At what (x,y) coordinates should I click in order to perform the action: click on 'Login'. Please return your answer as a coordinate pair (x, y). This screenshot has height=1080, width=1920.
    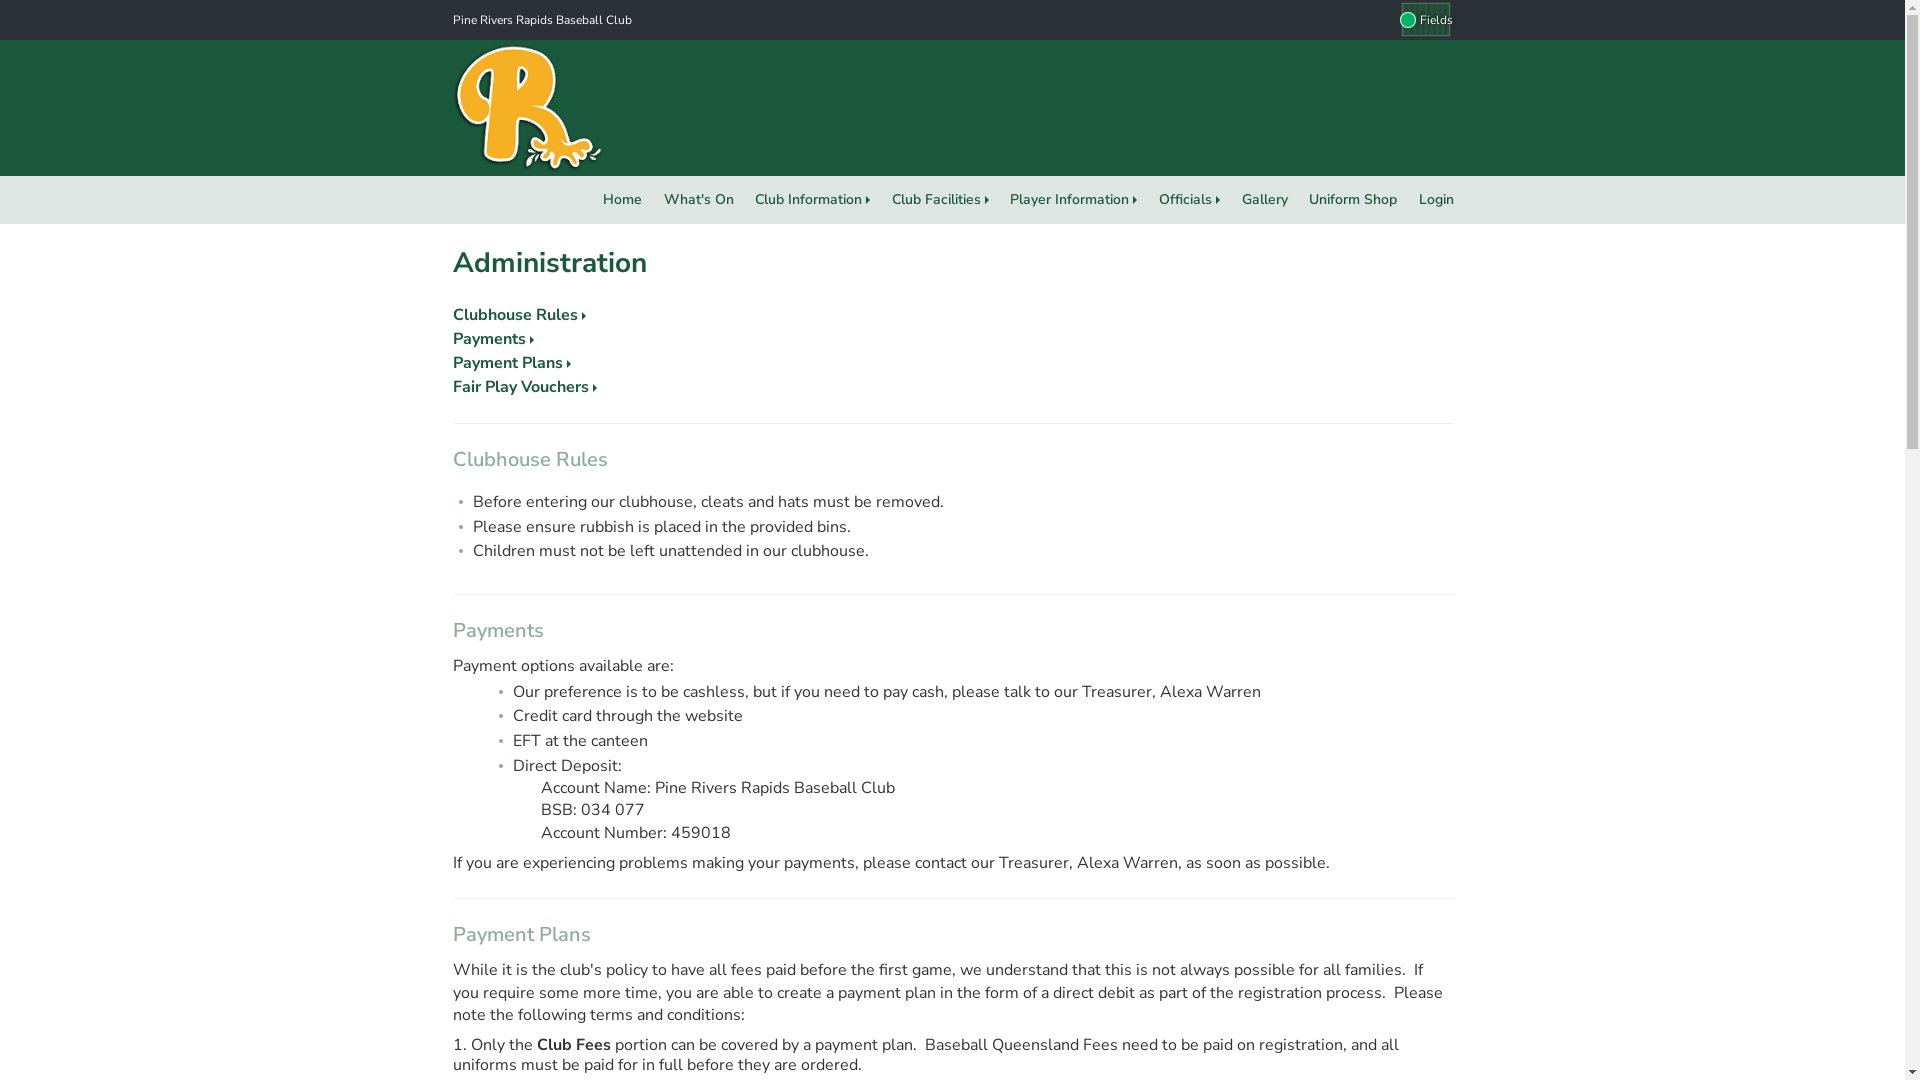
    Looking at the image, I should click on (1435, 200).